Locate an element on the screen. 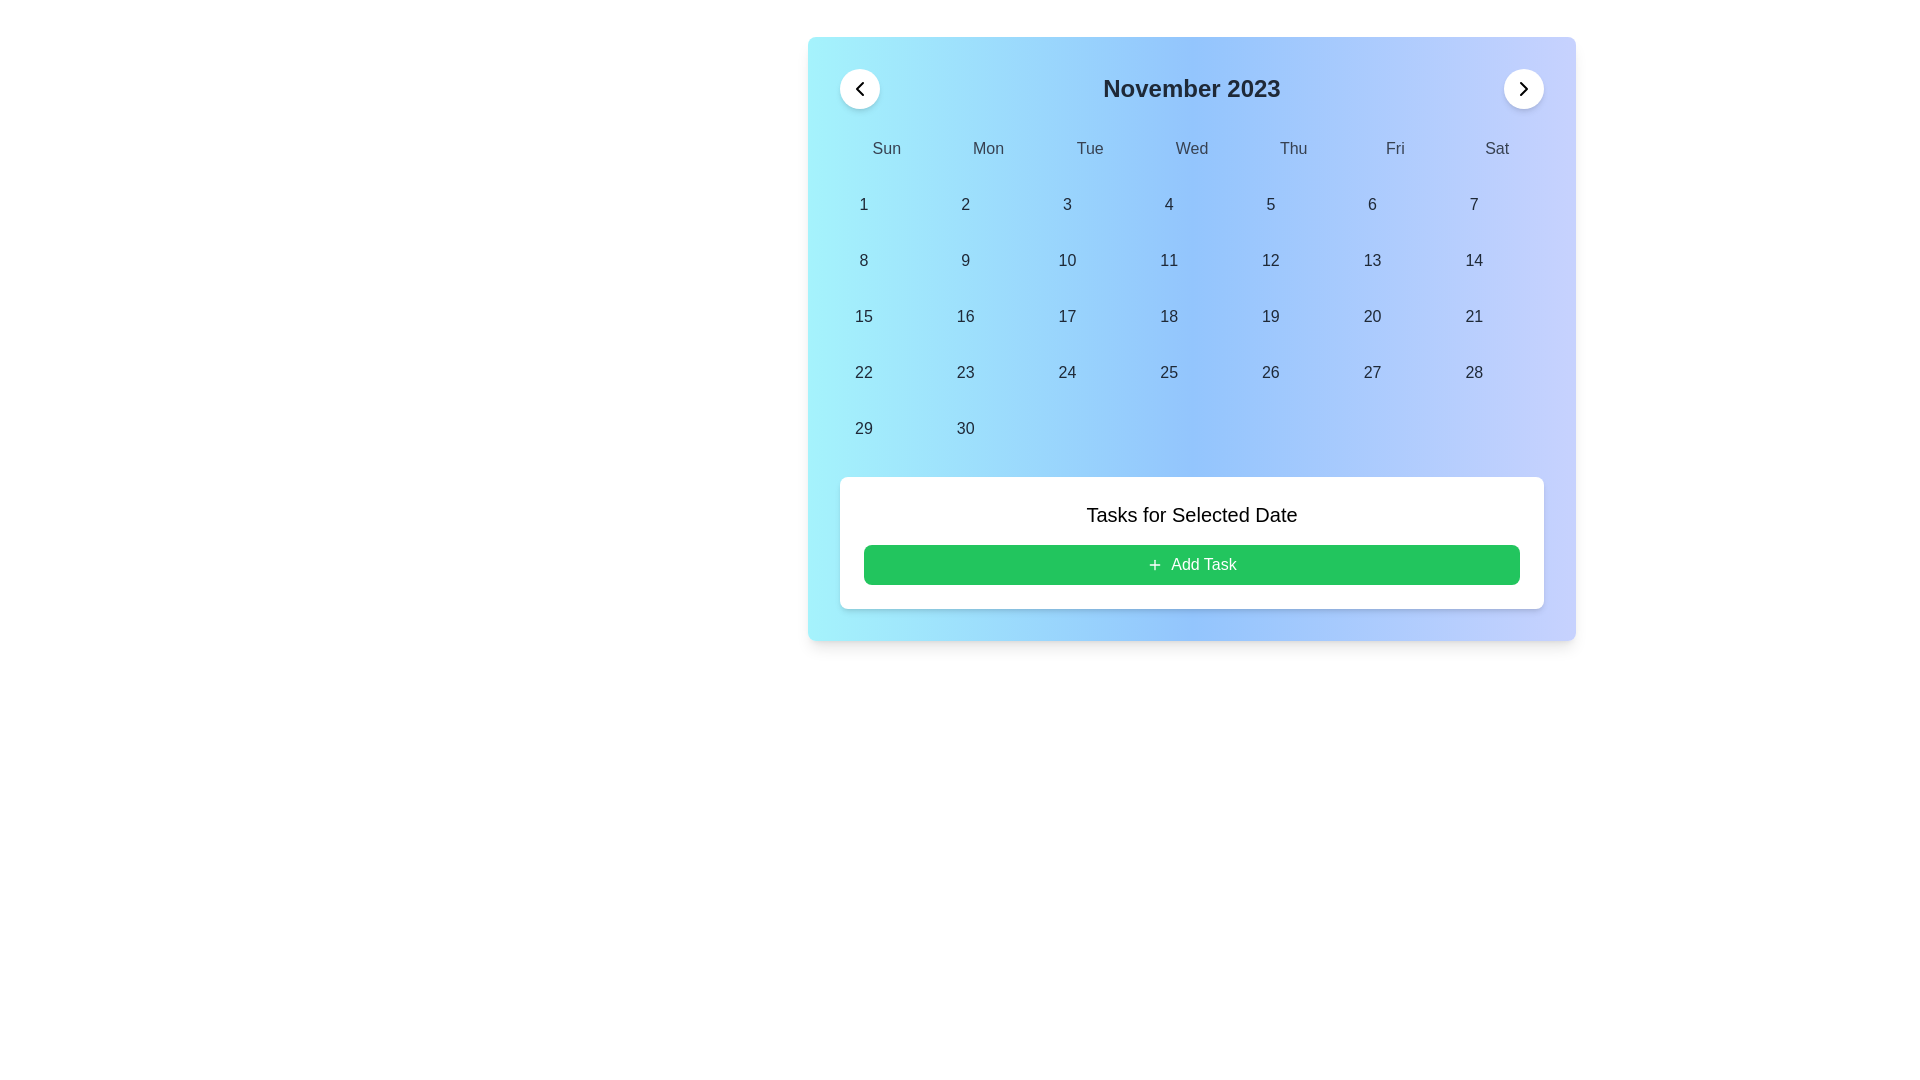 This screenshot has height=1080, width=1920. the button representing the 15th date in the calendar is located at coordinates (864, 315).